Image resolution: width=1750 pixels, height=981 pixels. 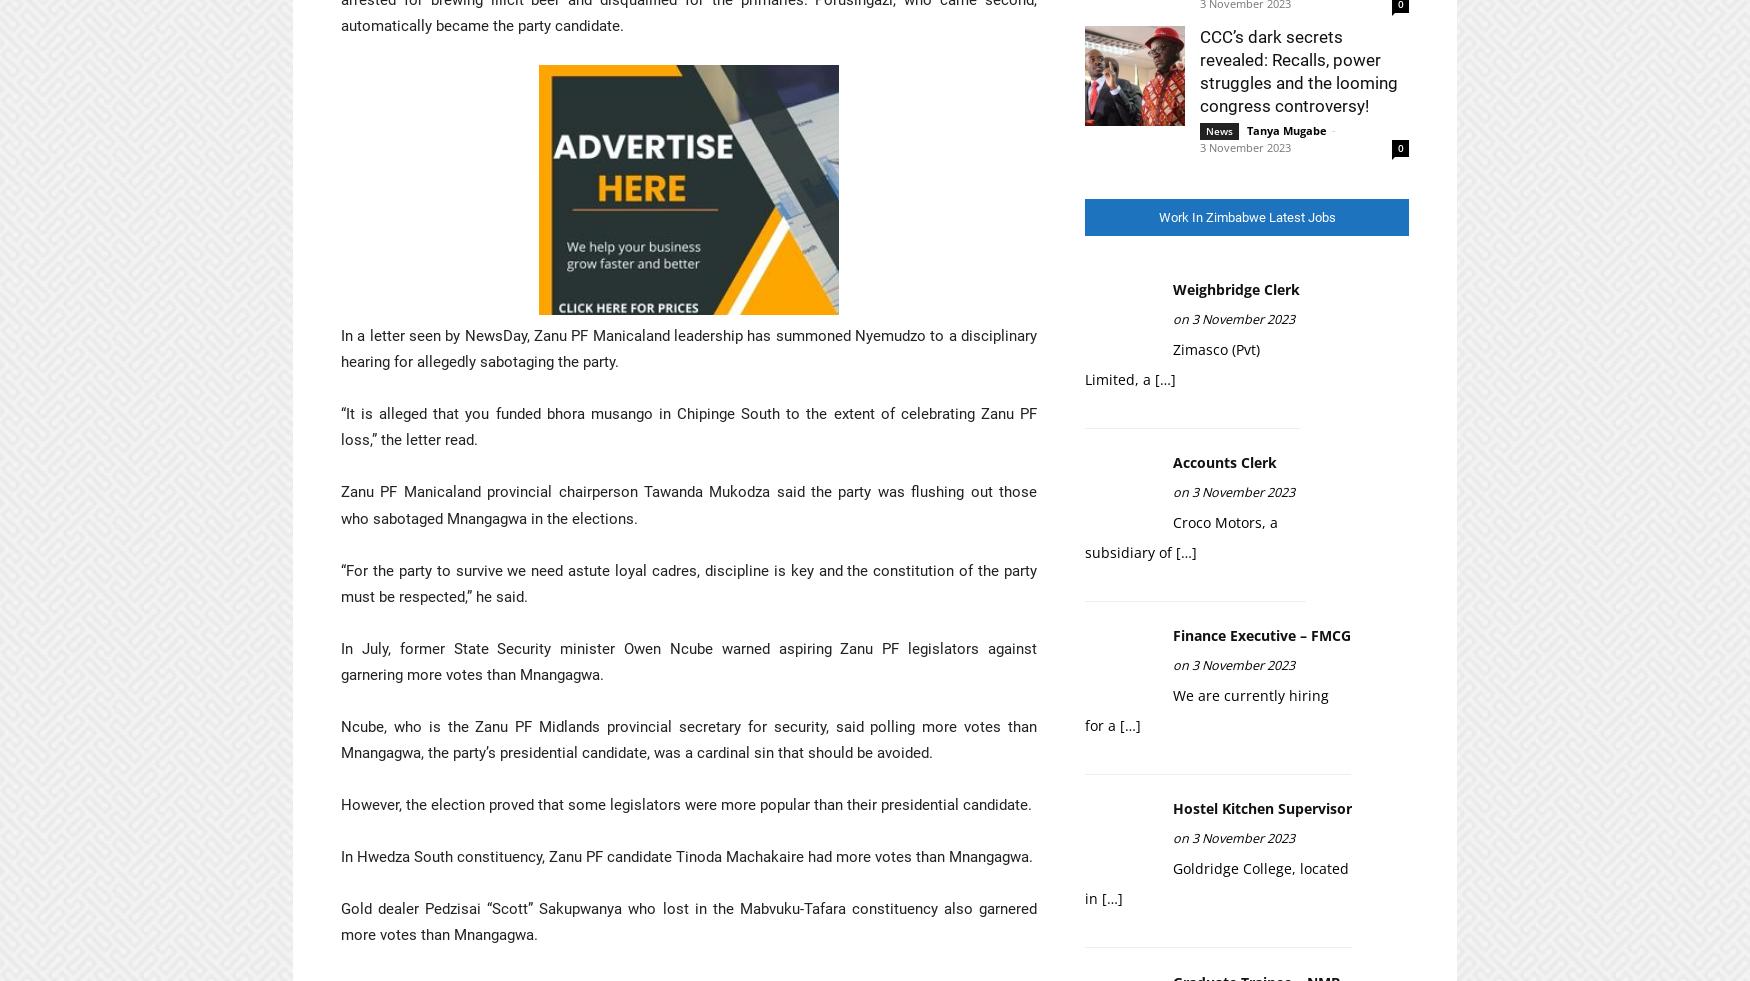 I want to click on 'CCC’s dark secrets revealed: Recalls, power struggles and the looming congress controversy!', so click(x=1298, y=70).